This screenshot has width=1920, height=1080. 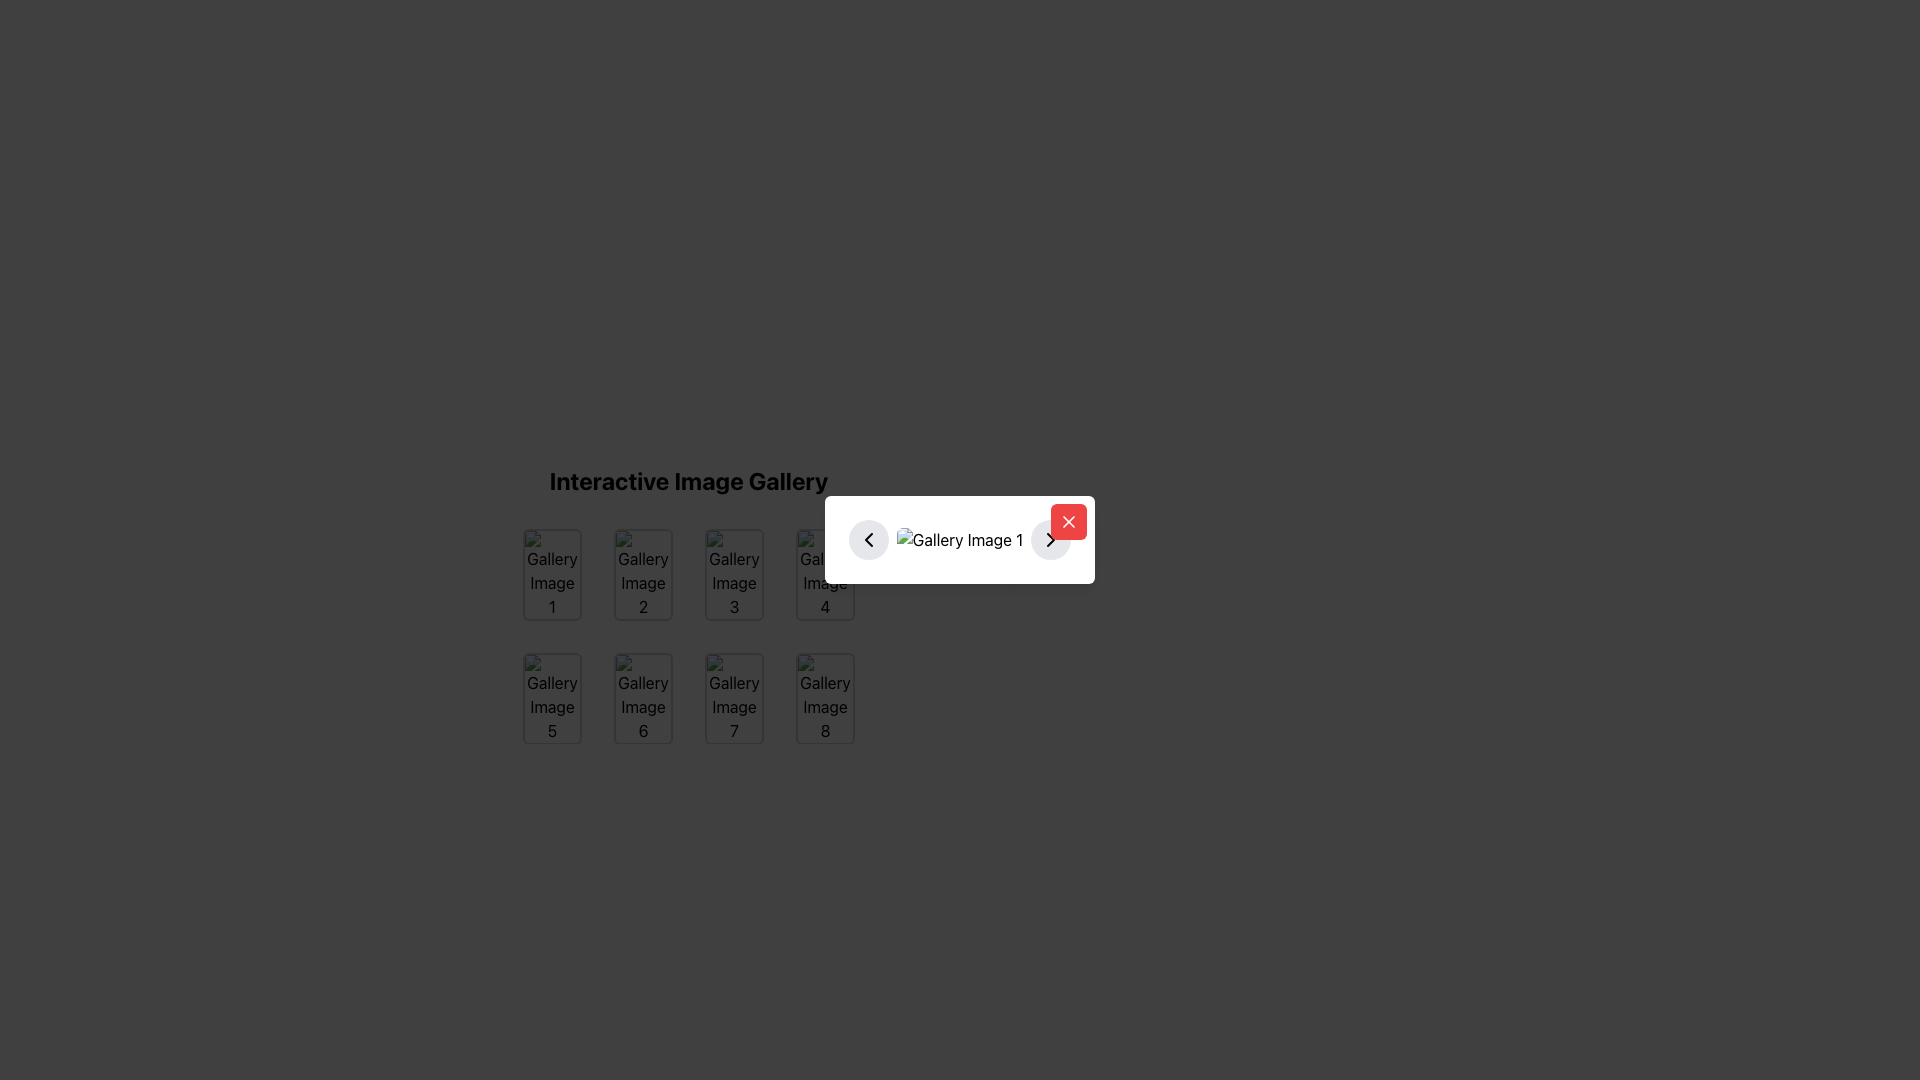 What do you see at coordinates (825, 697) in the screenshot?
I see `the Image Preview Card labeled 'Gallery Image 8', which features a rounded thumbnail and descriptive text below it, located in the last row and last column of the grid layout` at bounding box center [825, 697].